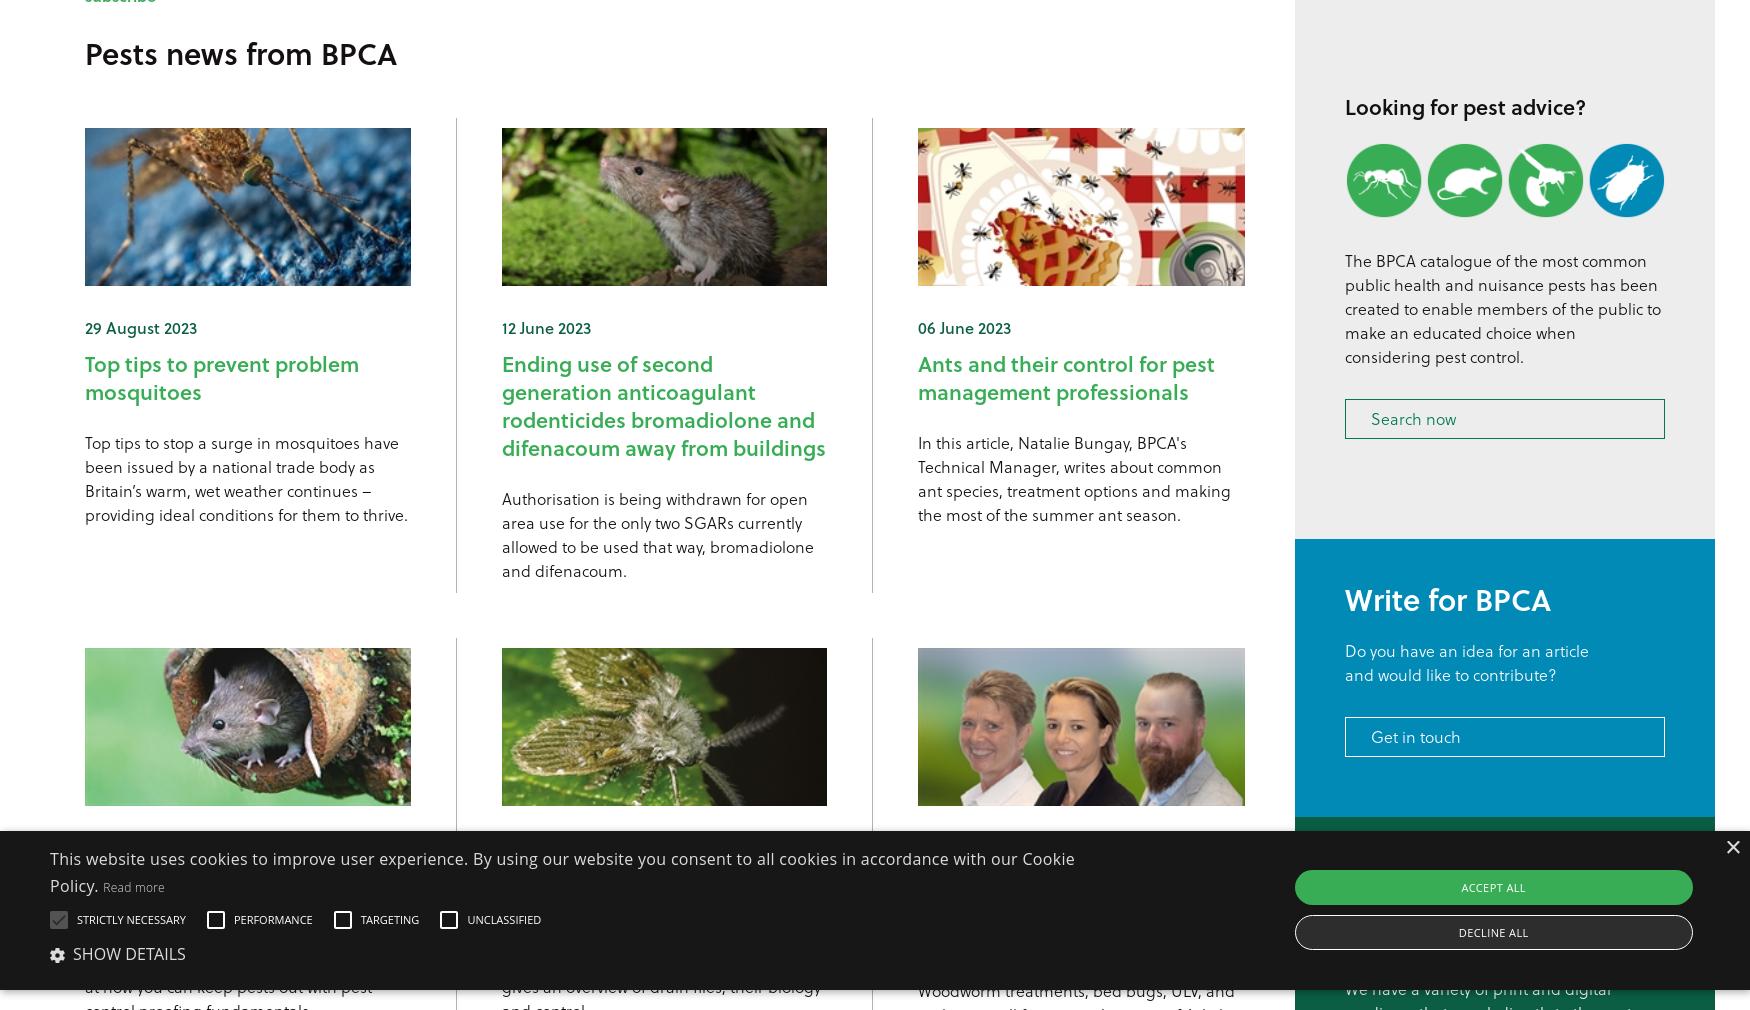 This screenshot has width=1750, height=1010. Describe the element at coordinates (1345, 905) in the screenshot. I see `'Want to reach the pest management industry?'` at that location.